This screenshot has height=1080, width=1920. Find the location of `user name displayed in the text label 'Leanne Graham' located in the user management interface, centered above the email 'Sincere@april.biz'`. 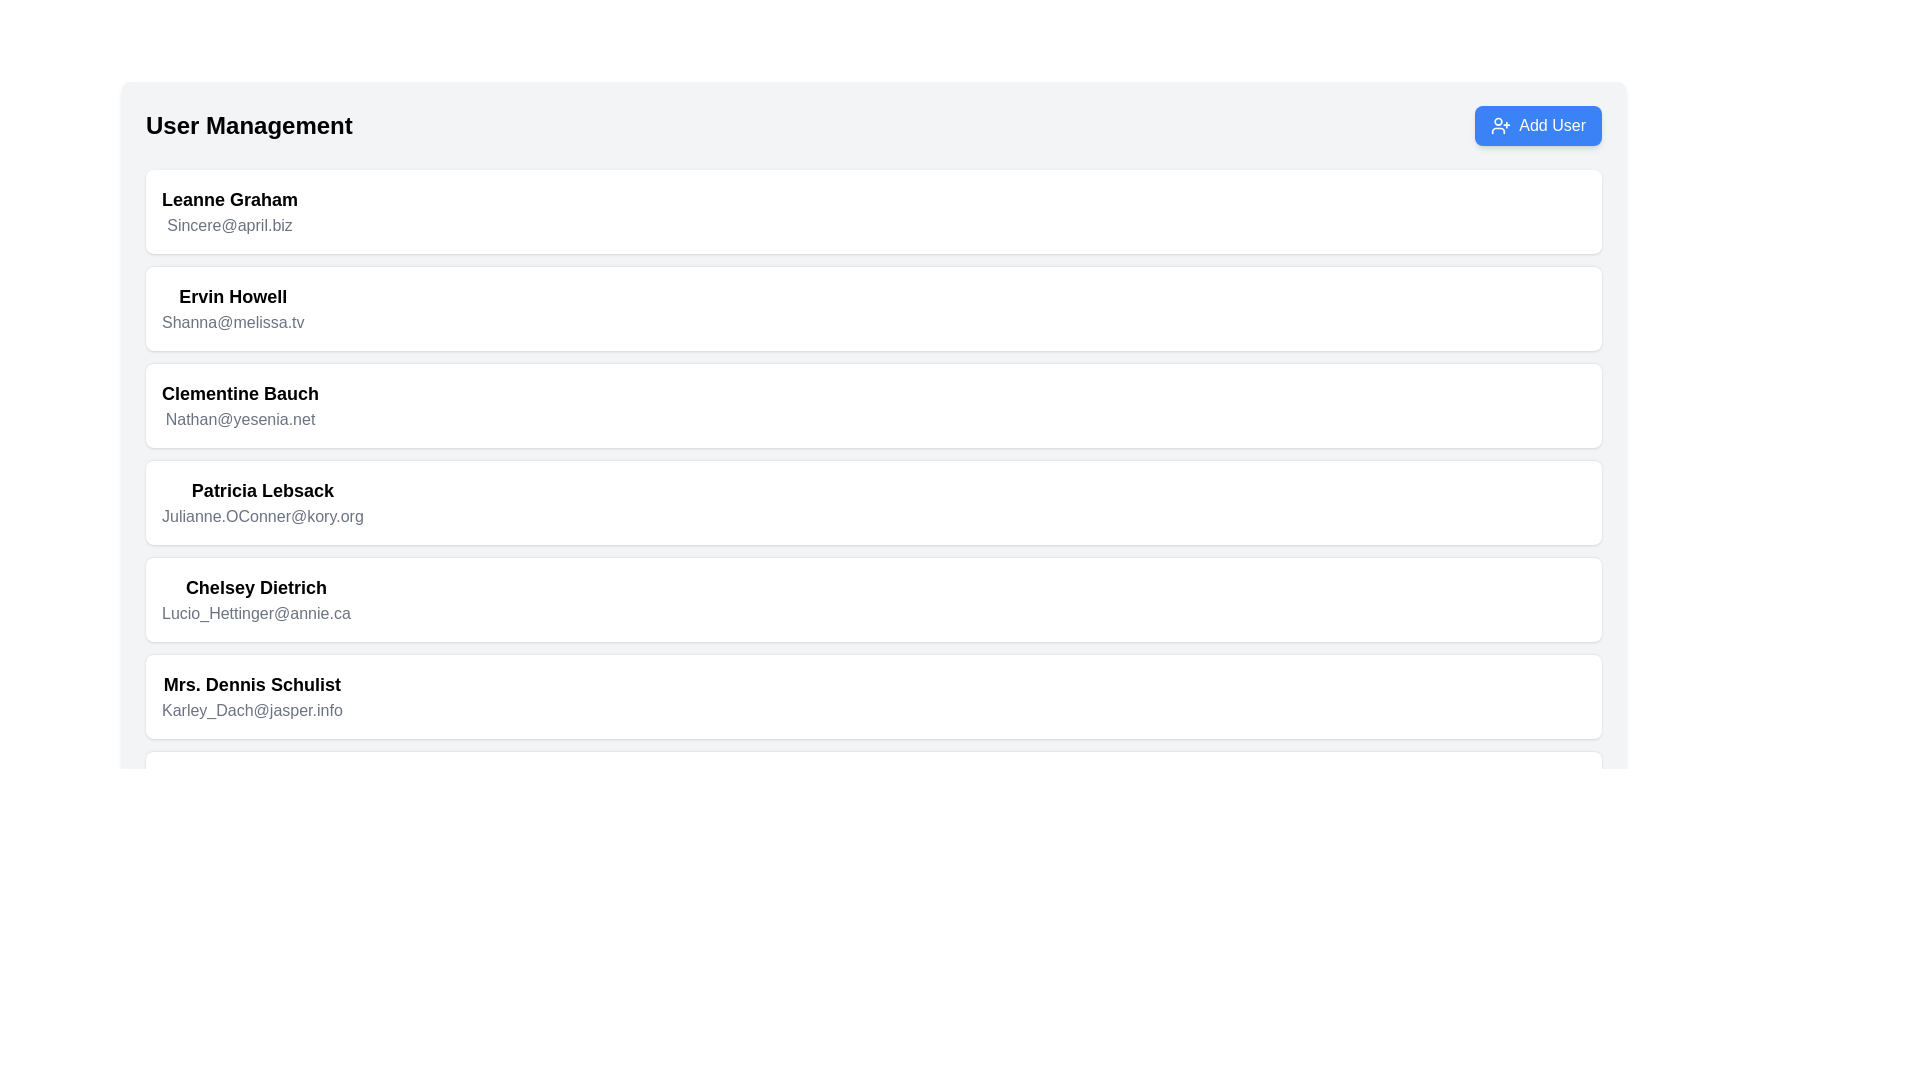

user name displayed in the text label 'Leanne Graham' located in the user management interface, centered above the email 'Sincere@april.biz' is located at coordinates (230, 200).